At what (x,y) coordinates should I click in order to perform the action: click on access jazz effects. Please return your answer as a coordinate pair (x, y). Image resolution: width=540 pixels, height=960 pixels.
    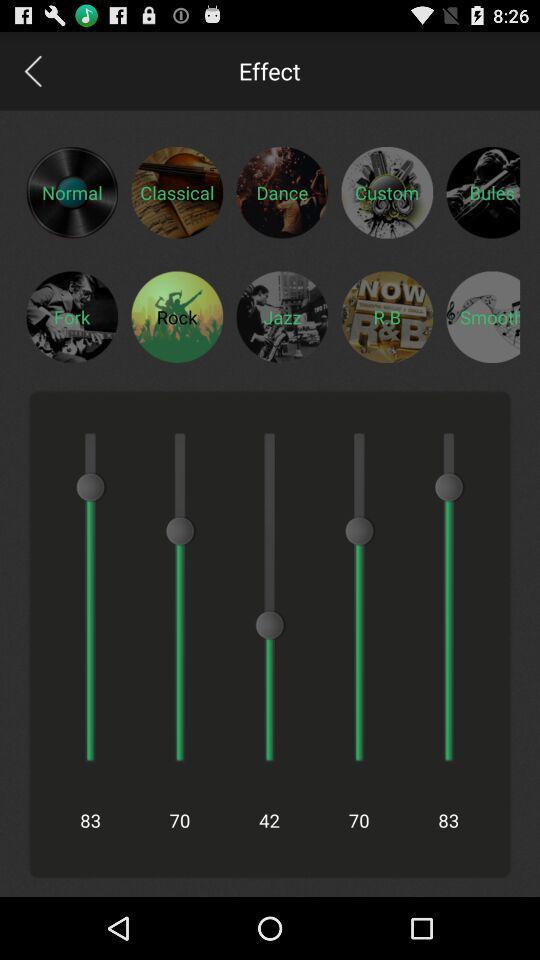
    Looking at the image, I should click on (281, 316).